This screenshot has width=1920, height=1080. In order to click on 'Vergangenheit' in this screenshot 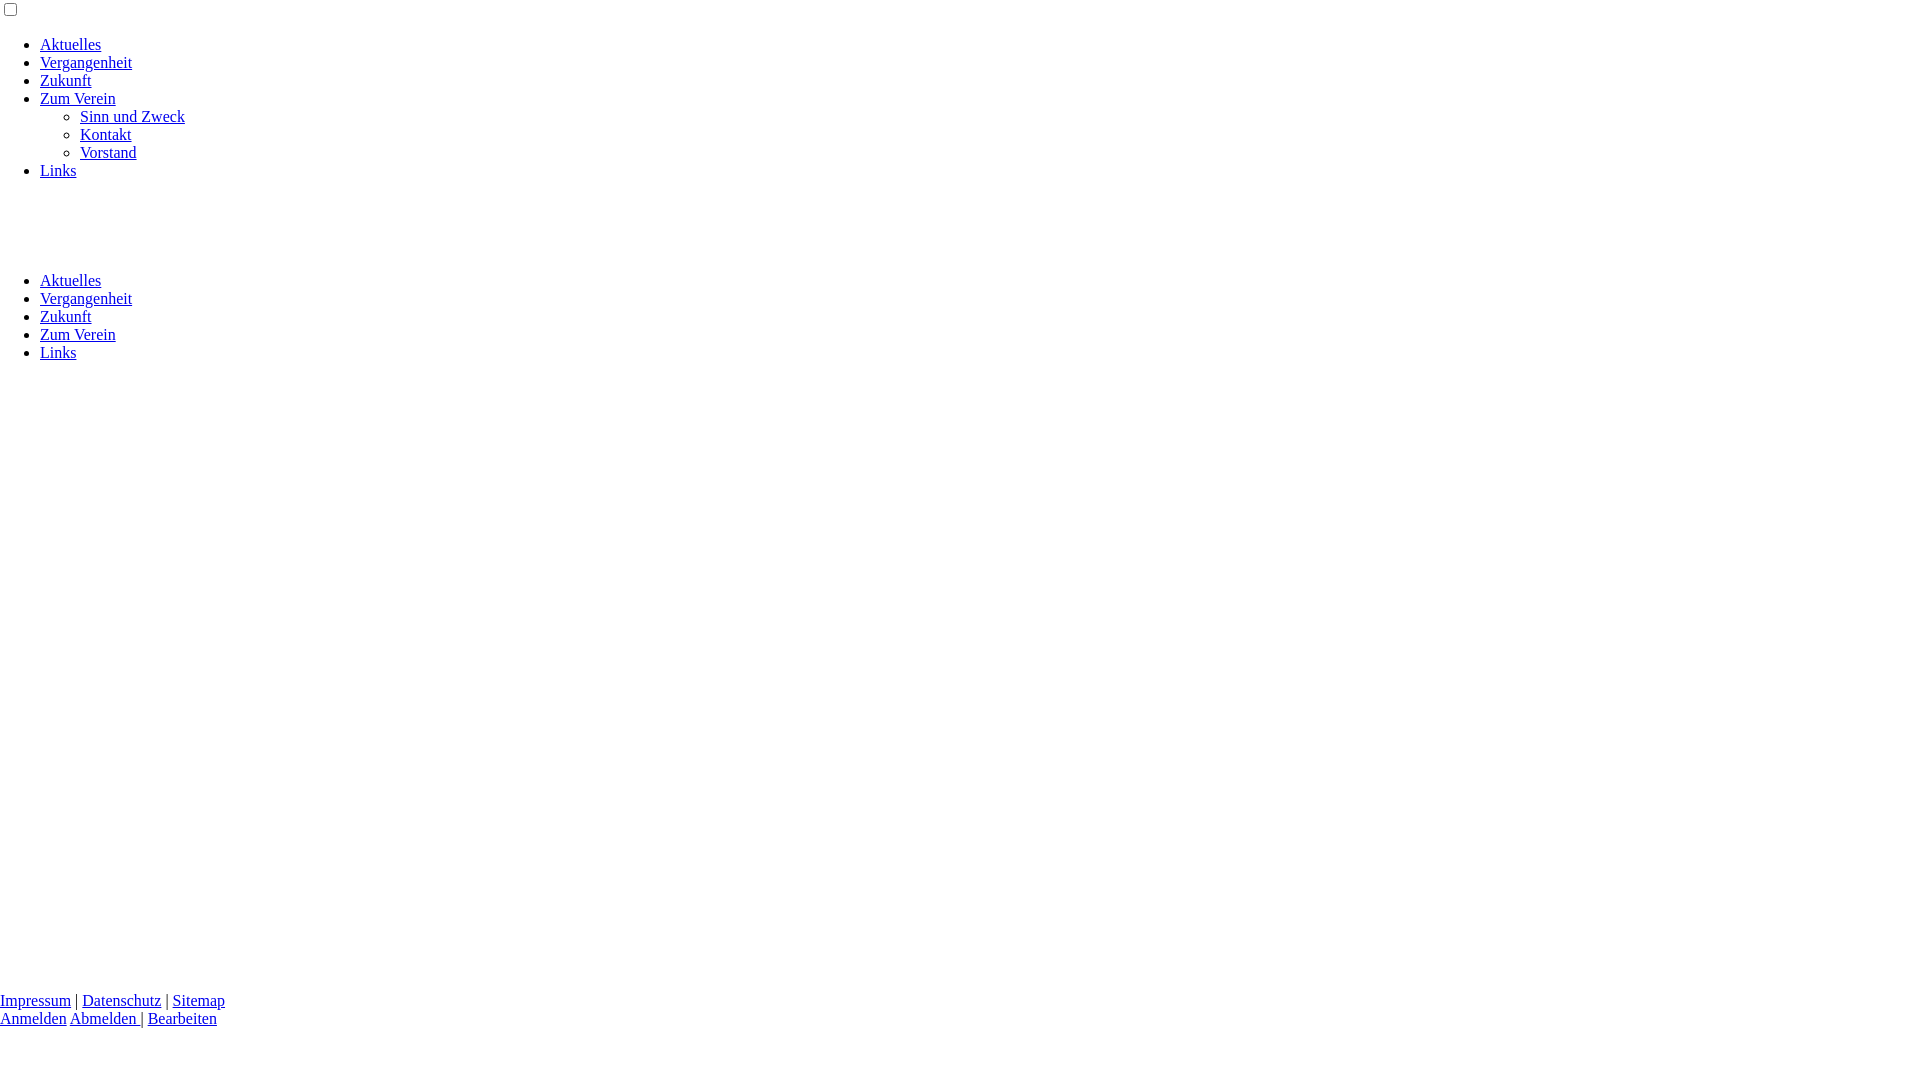, I will do `click(85, 298)`.